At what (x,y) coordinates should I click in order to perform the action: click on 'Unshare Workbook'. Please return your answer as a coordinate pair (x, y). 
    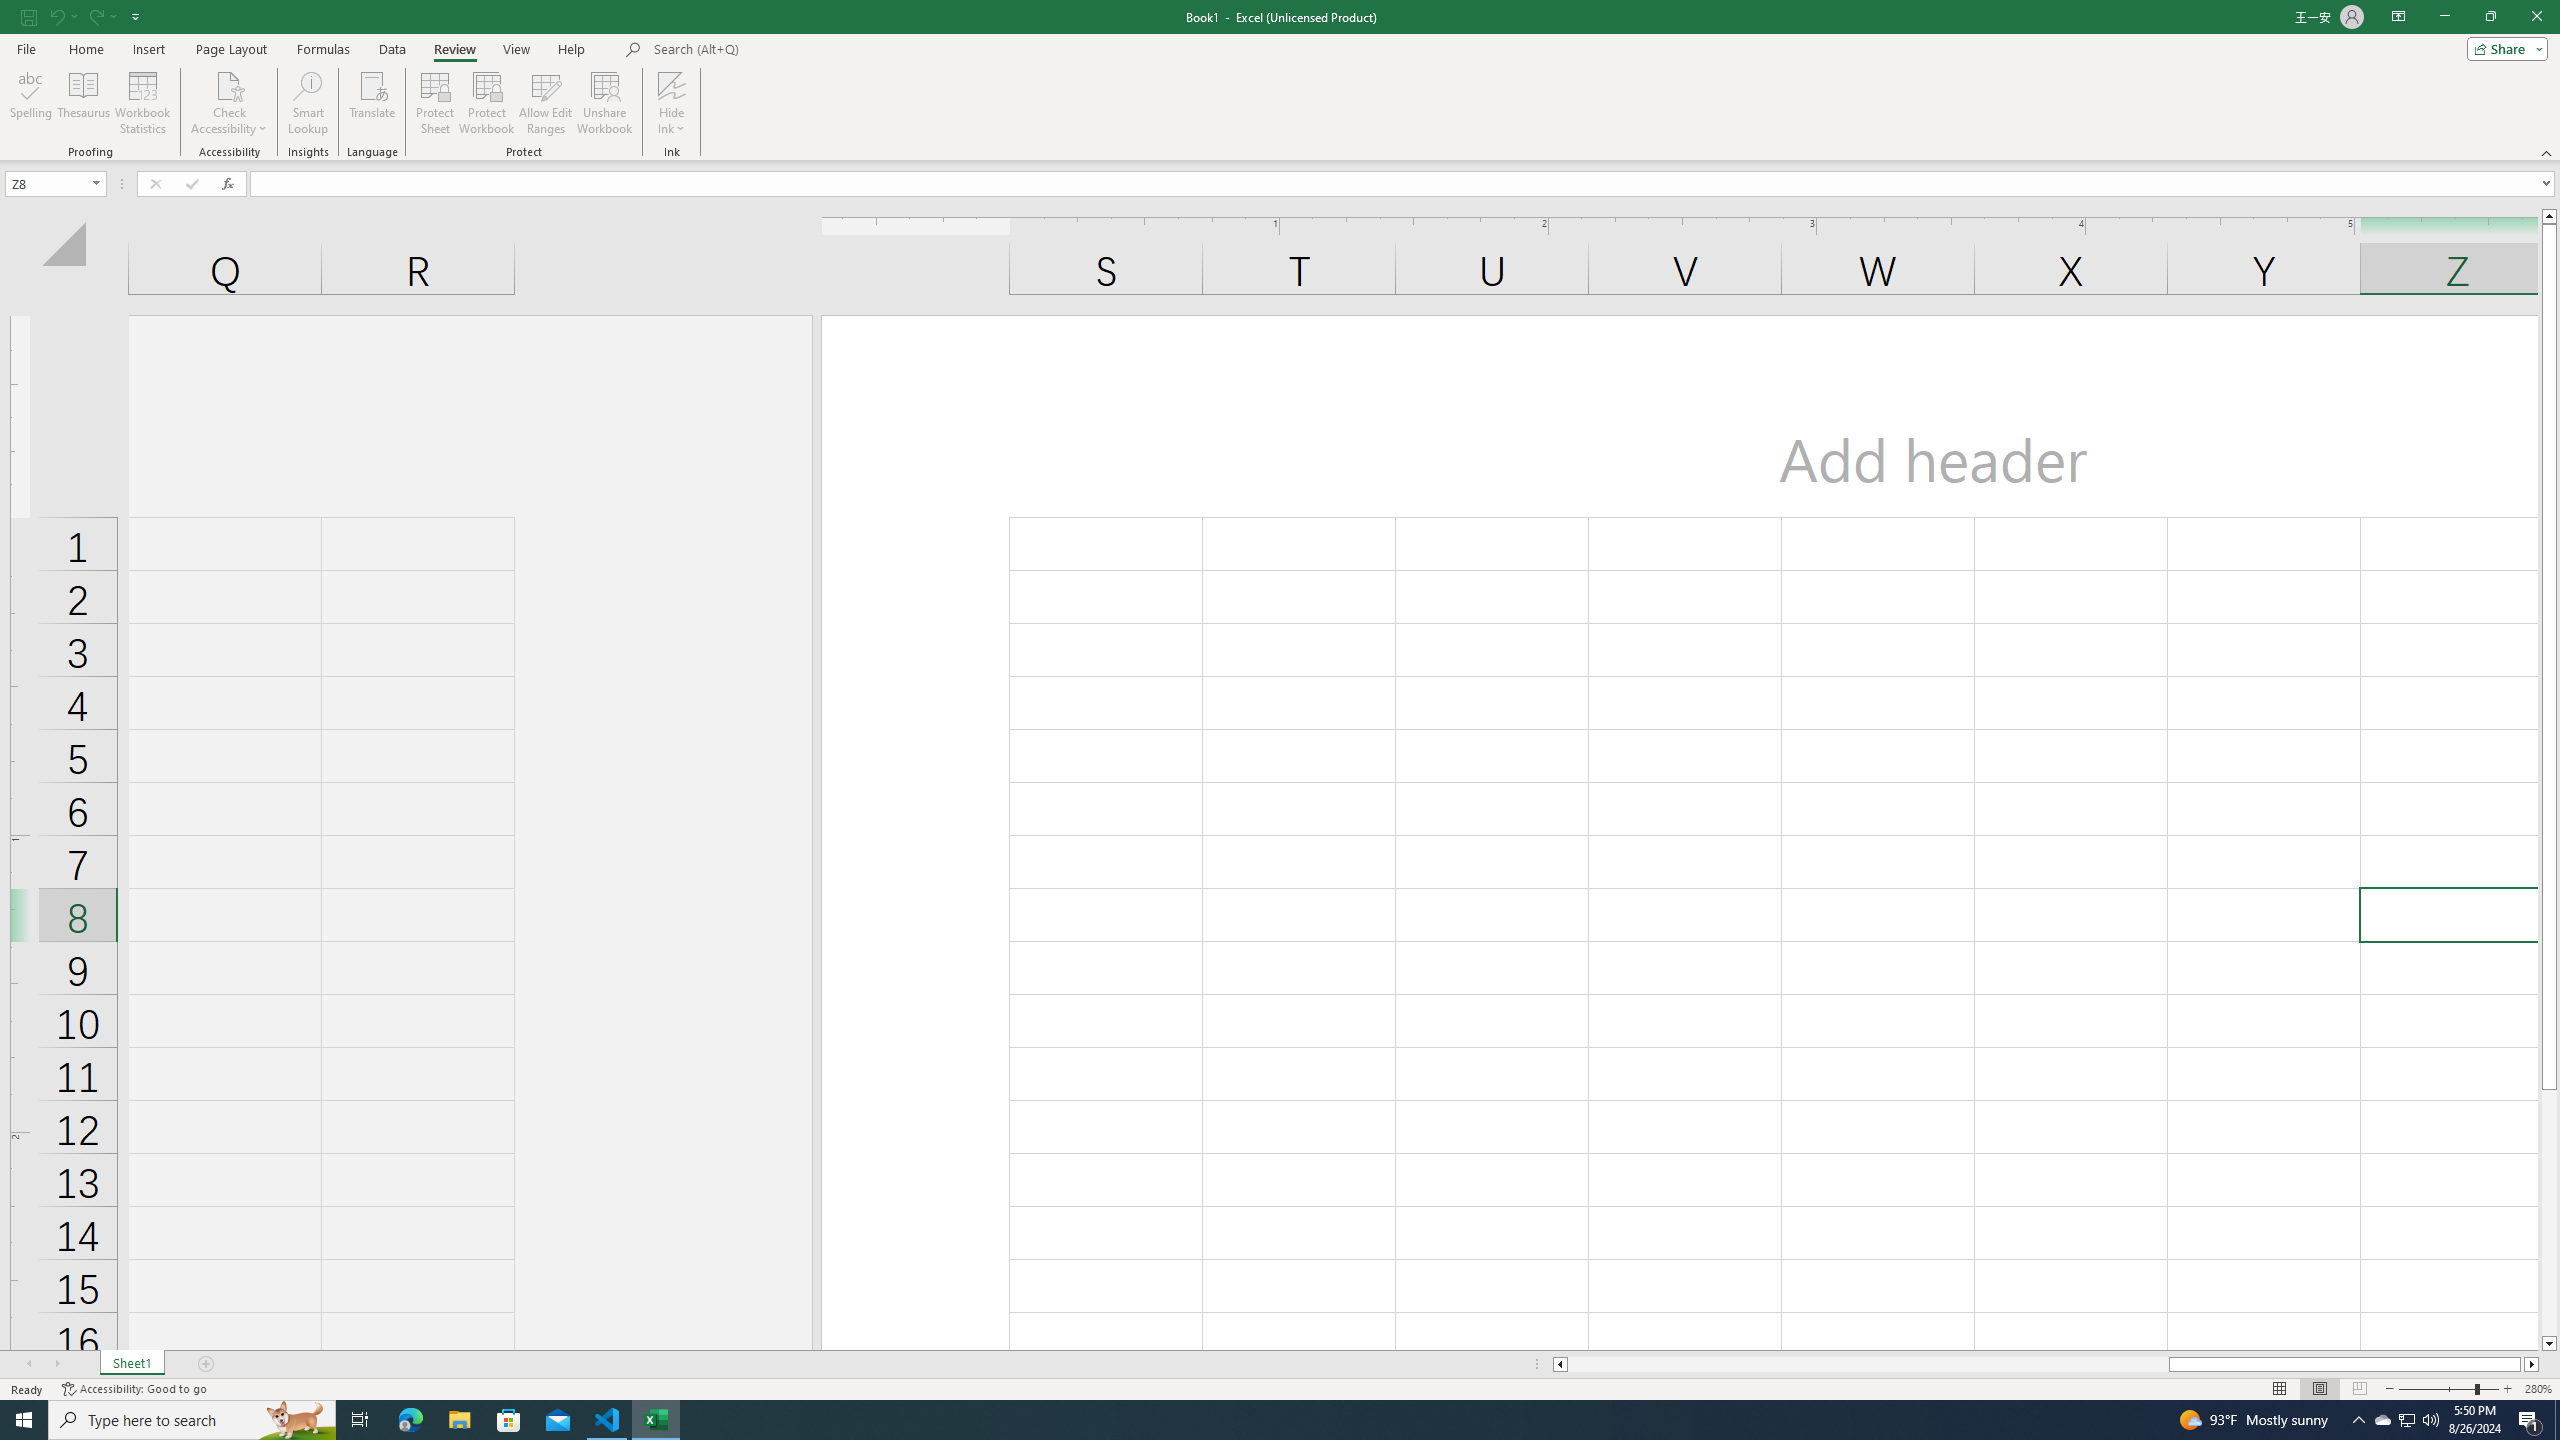
    Looking at the image, I should click on (604, 103).